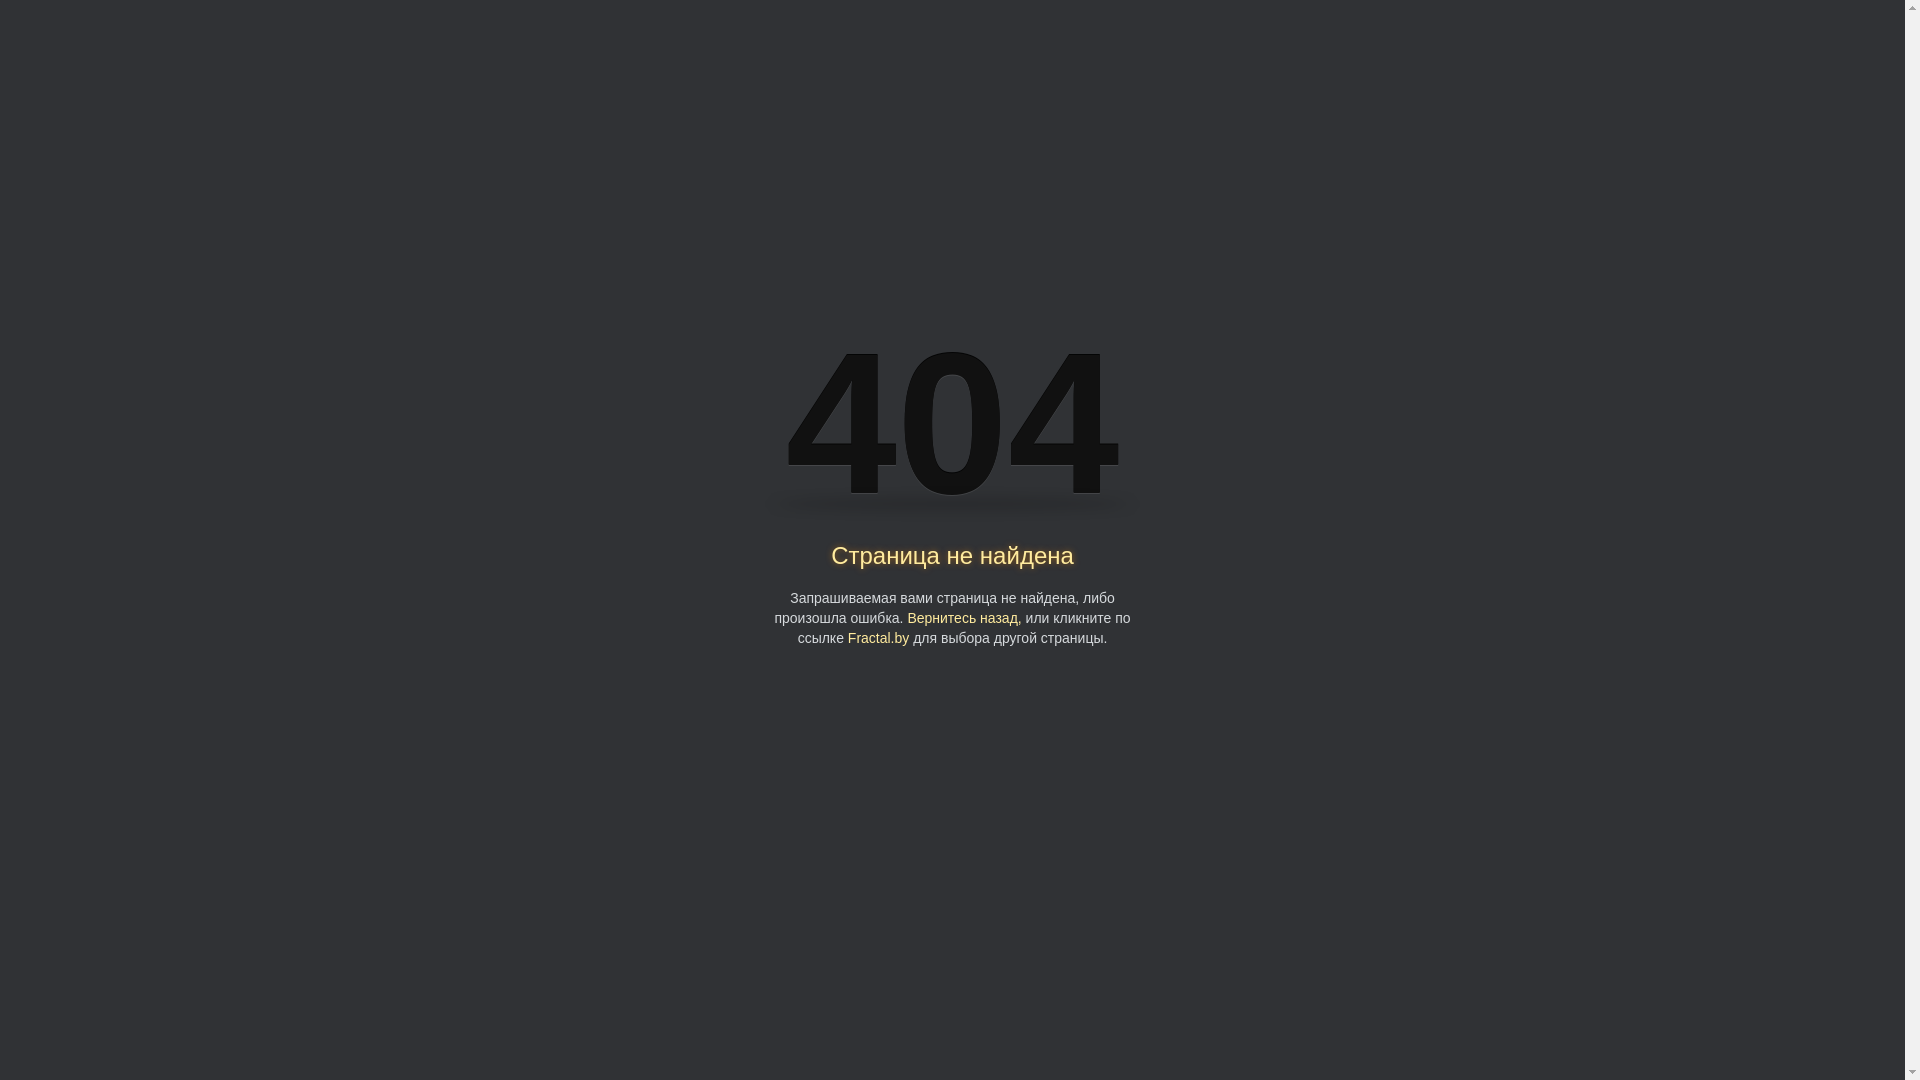  What do you see at coordinates (878, 637) in the screenshot?
I see `'Fractal.by'` at bounding box center [878, 637].